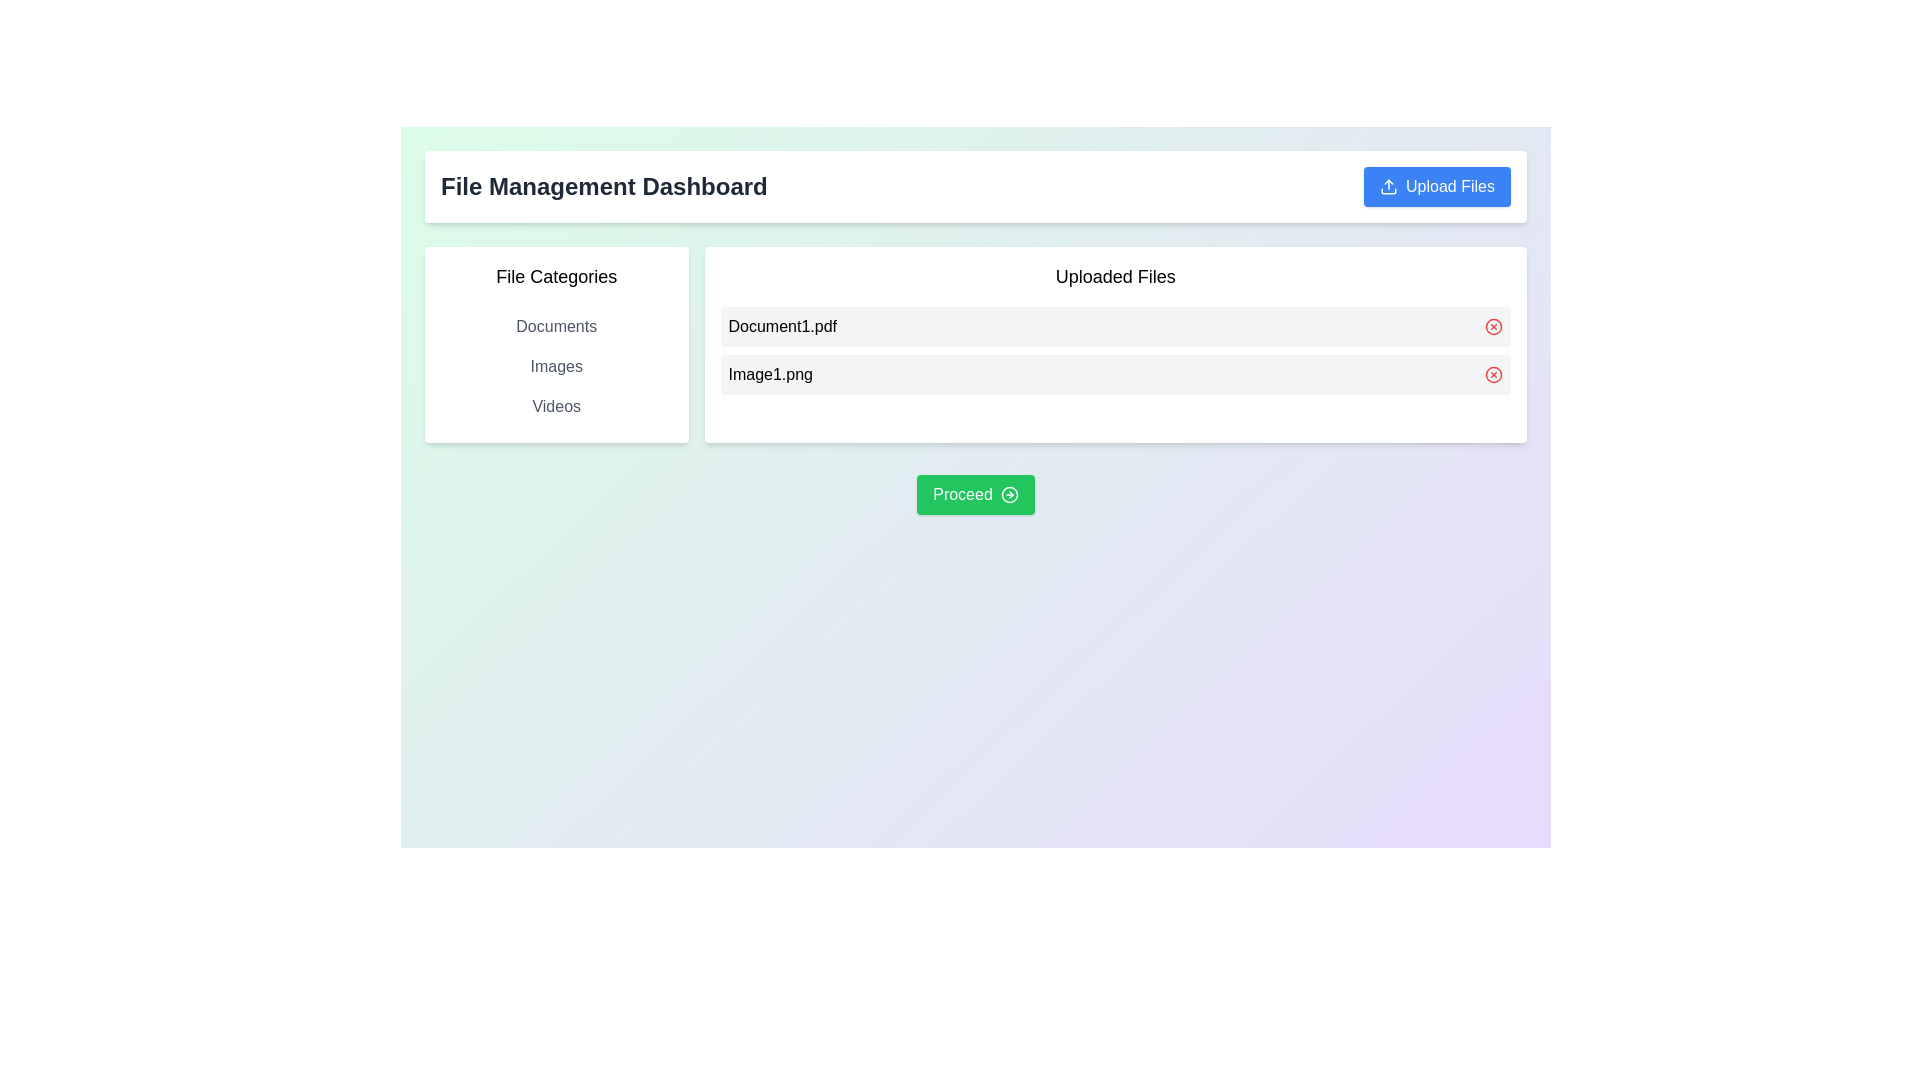 The image size is (1920, 1080). What do you see at coordinates (556, 326) in the screenshot?
I see `the 'Documents' text label, the first item in the vertical list under the 'File Categories' header` at bounding box center [556, 326].